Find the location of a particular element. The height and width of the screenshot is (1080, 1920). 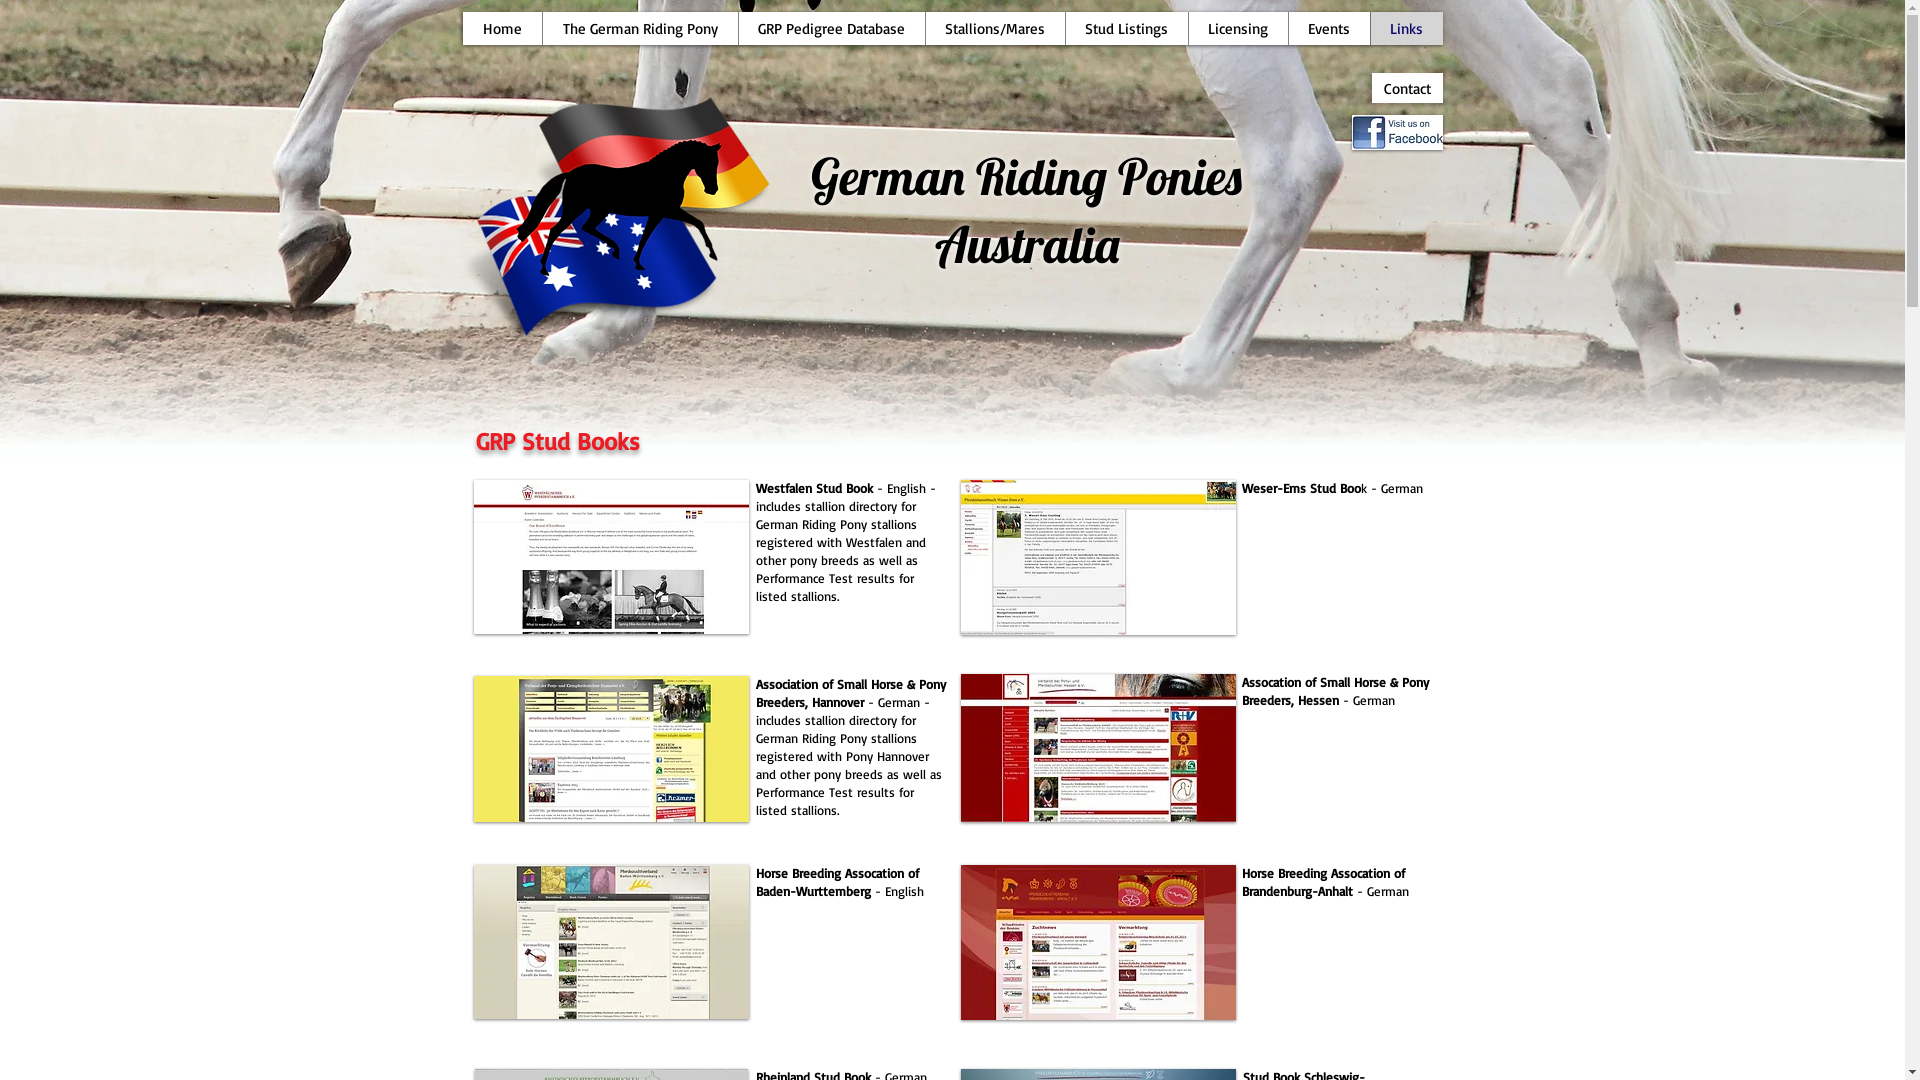

'Licensing' is located at coordinates (1237, 28).